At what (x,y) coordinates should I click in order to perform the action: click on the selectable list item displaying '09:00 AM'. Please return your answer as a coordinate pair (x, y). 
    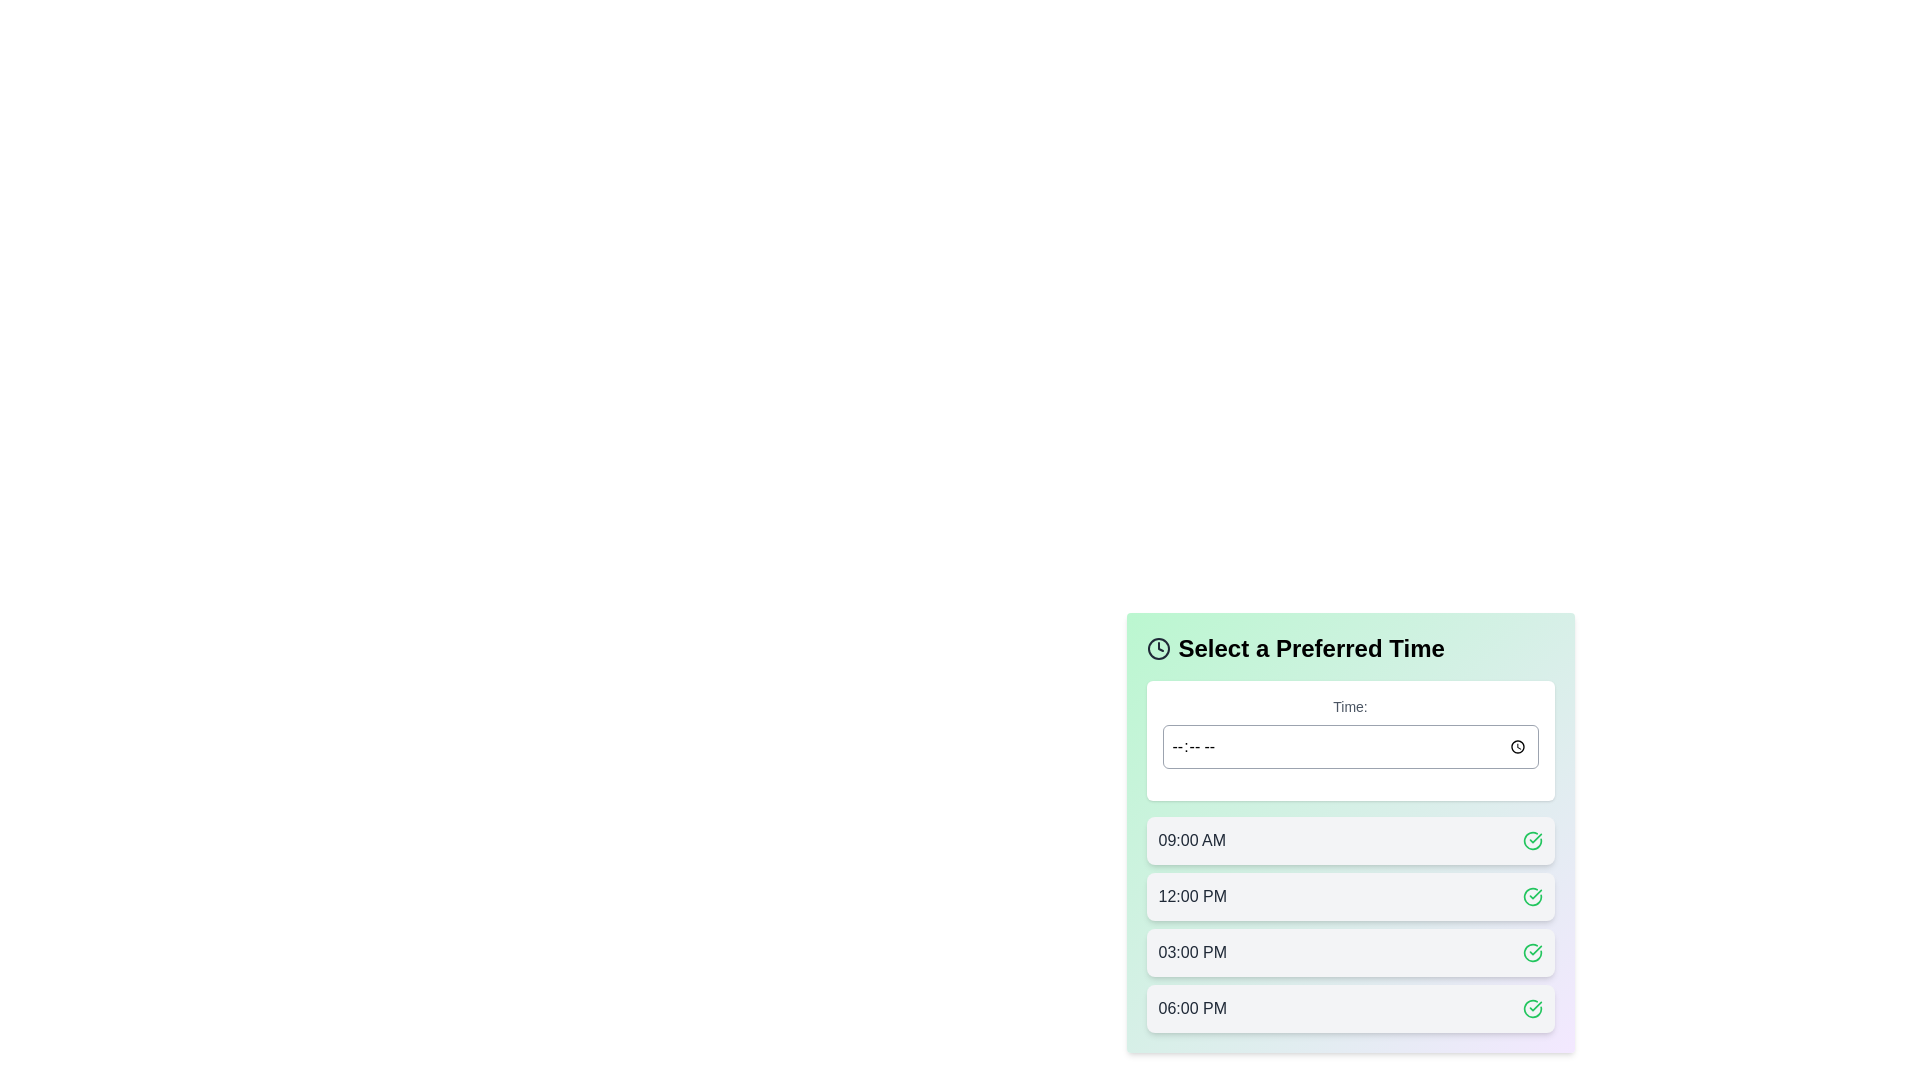
    Looking at the image, I should click on (1350, 833).